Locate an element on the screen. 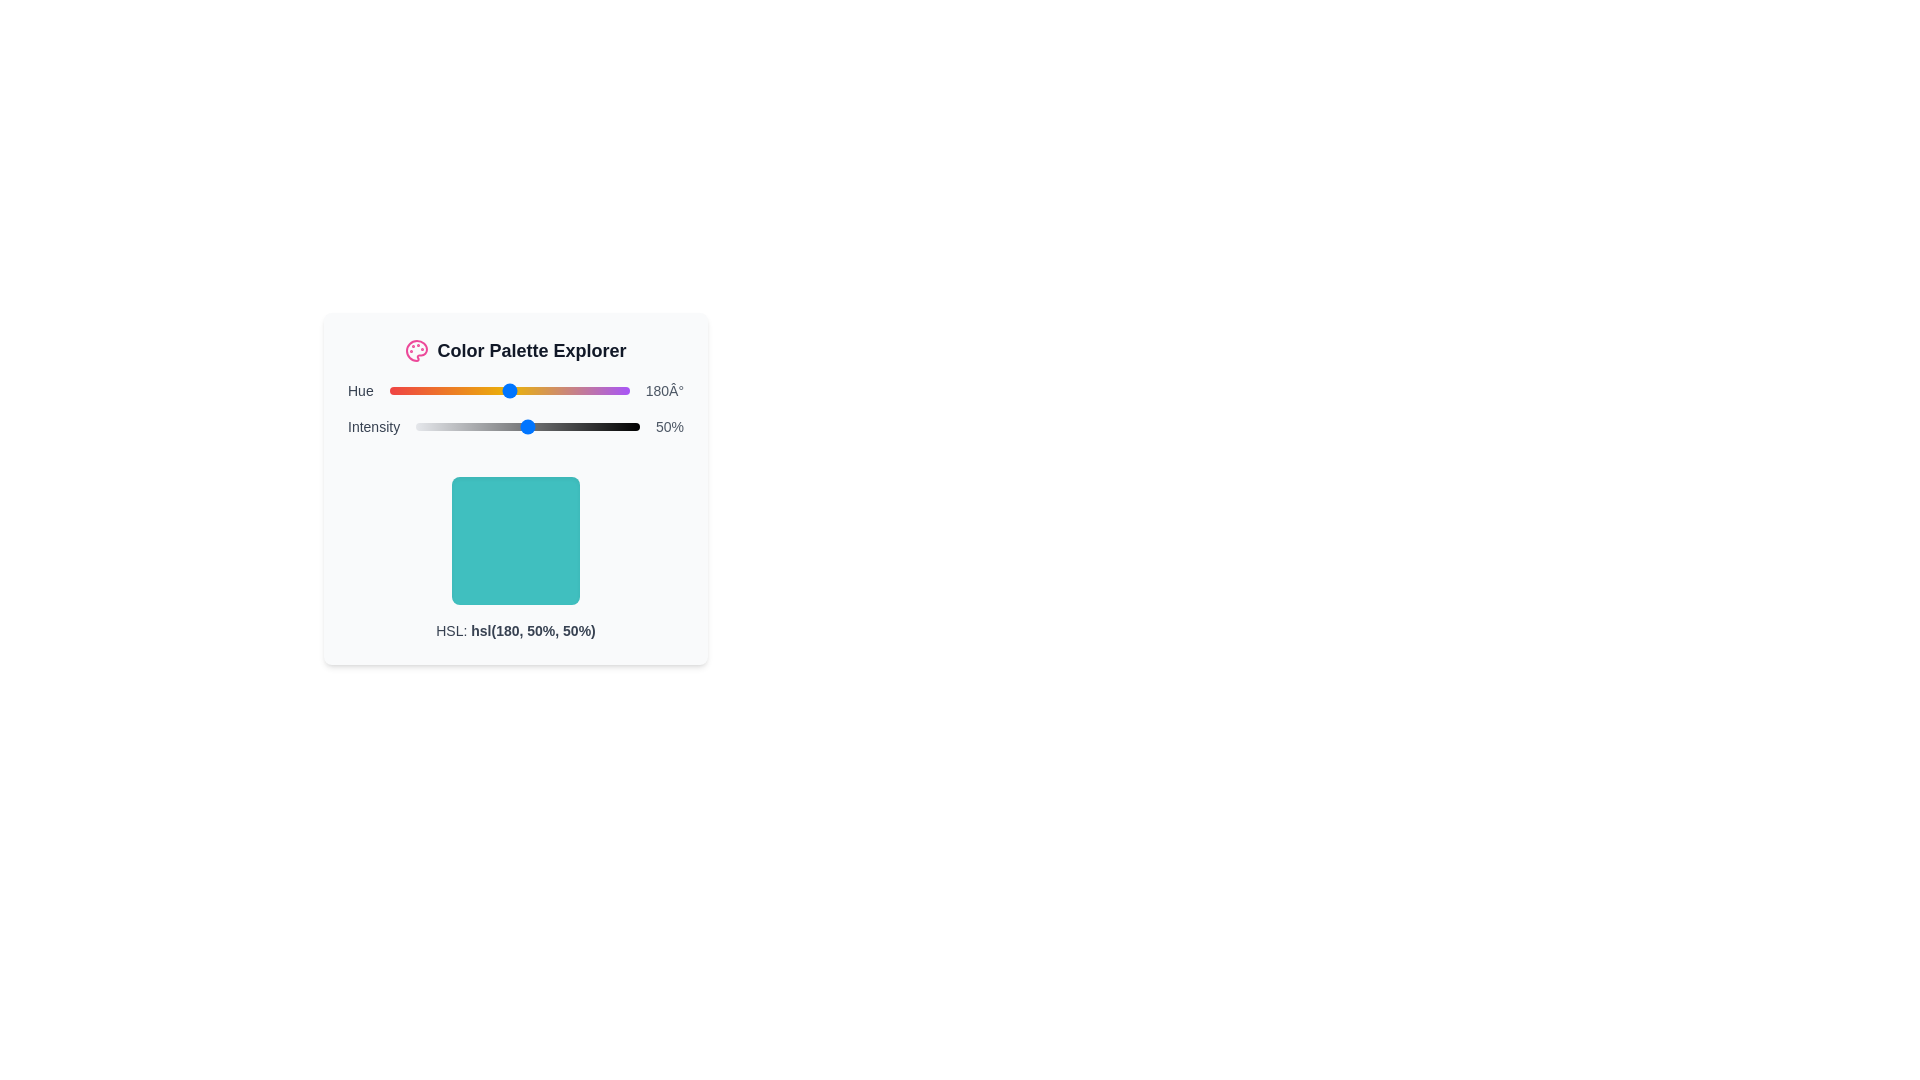  the hue slider to set its value to 192 is located at coordinates (517, 390).